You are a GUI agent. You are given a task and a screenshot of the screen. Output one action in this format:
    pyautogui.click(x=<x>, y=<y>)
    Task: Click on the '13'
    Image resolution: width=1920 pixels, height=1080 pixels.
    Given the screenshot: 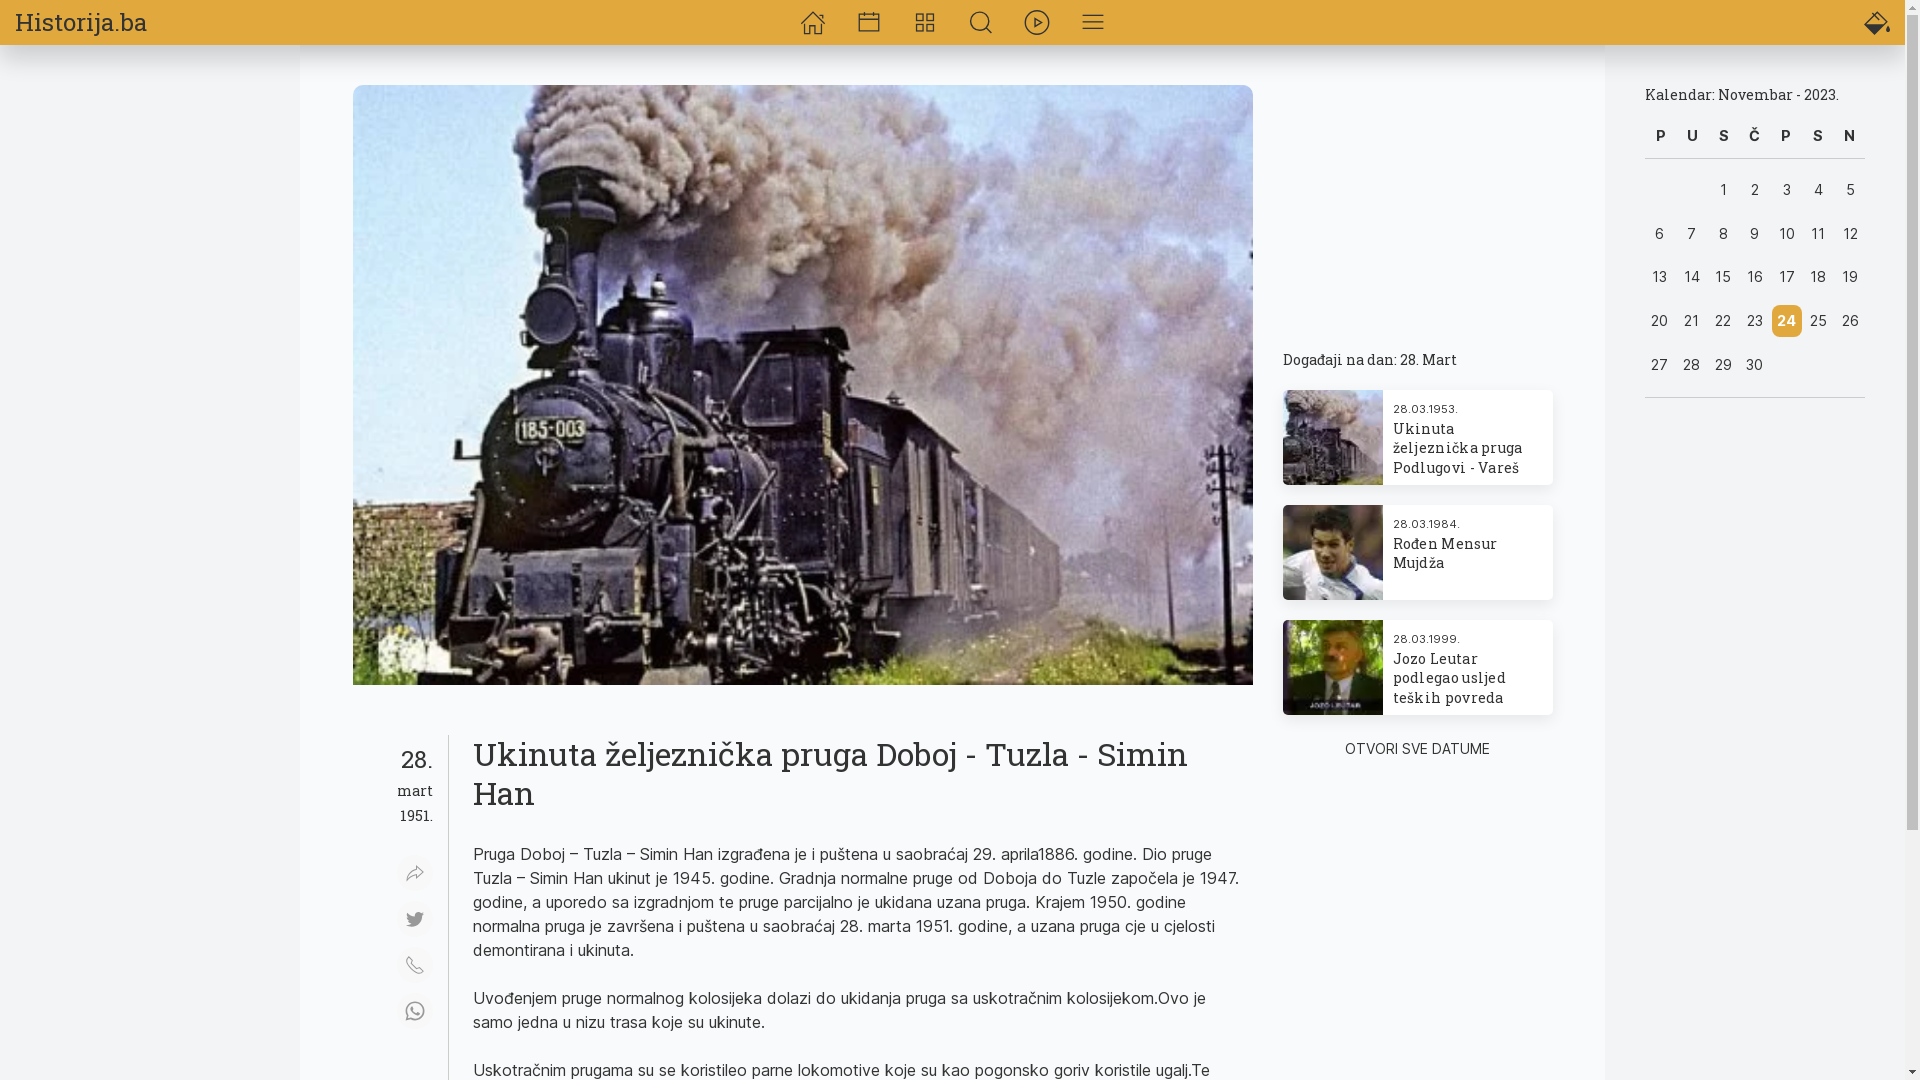 What is the action you would take?
    pyautogui.click(x=1660, y=277)
    